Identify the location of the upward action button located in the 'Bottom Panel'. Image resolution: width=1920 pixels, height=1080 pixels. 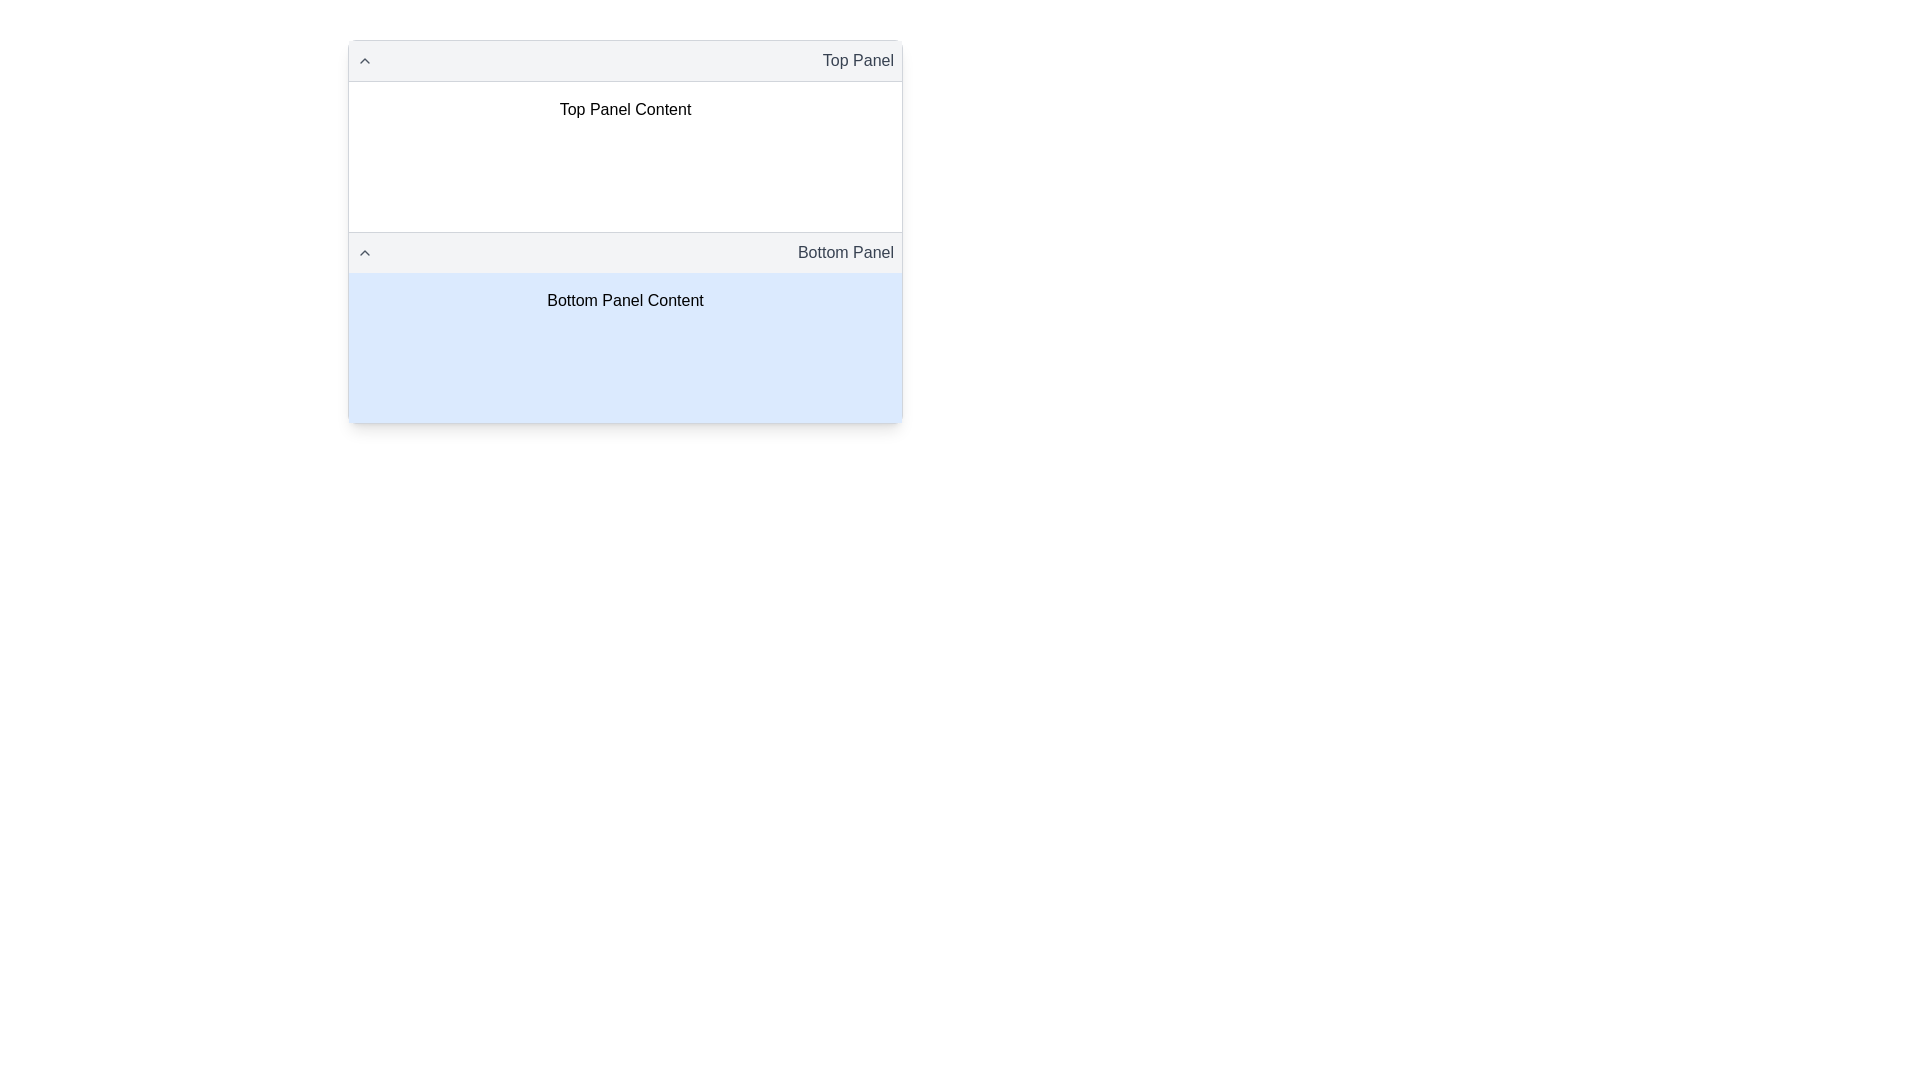
(364, 252).